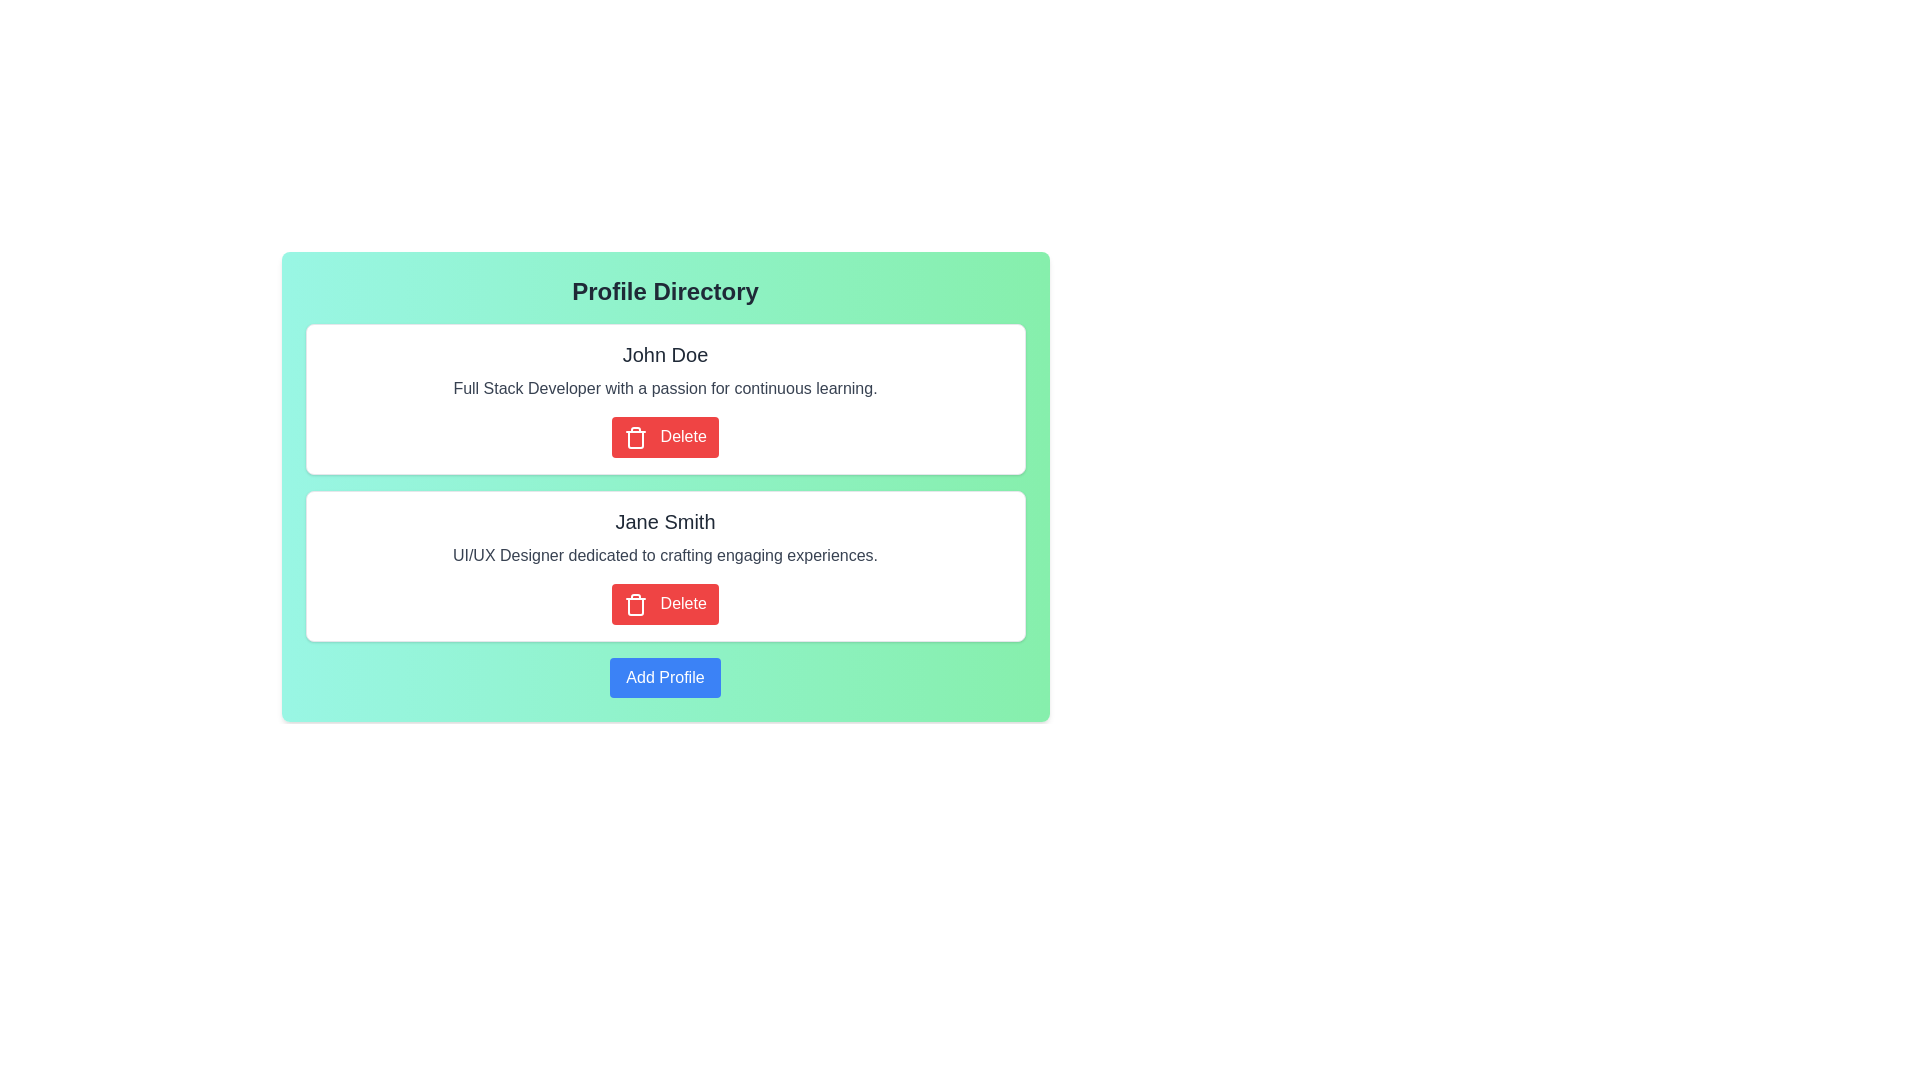 This screenshot has width=1920, height=1080. I want to click on the delete icon within the first 'Delete' button associated with the first user profile in the Profile Directory interface, executing the deletion function, so click(635, 436).